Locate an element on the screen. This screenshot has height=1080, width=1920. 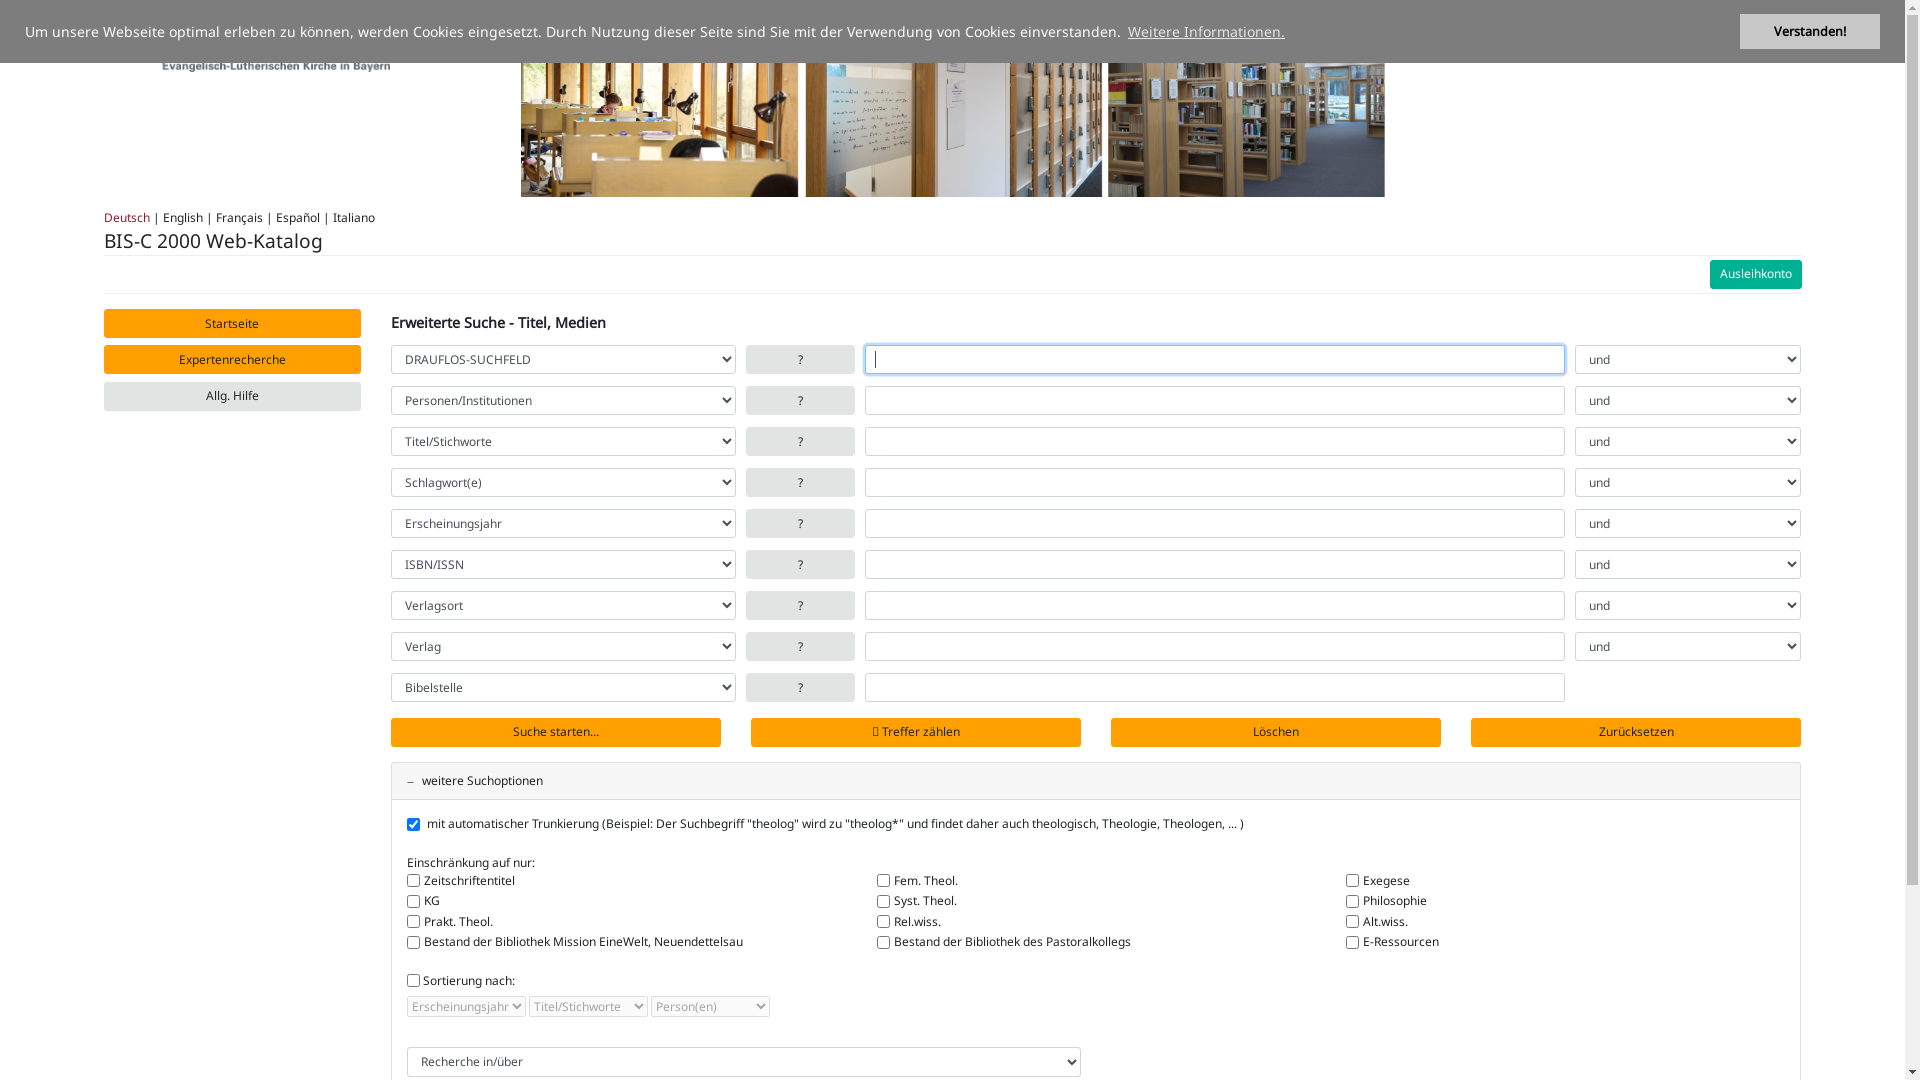
'DABIS - Bibliothek' is located at coordinates (245, 42).